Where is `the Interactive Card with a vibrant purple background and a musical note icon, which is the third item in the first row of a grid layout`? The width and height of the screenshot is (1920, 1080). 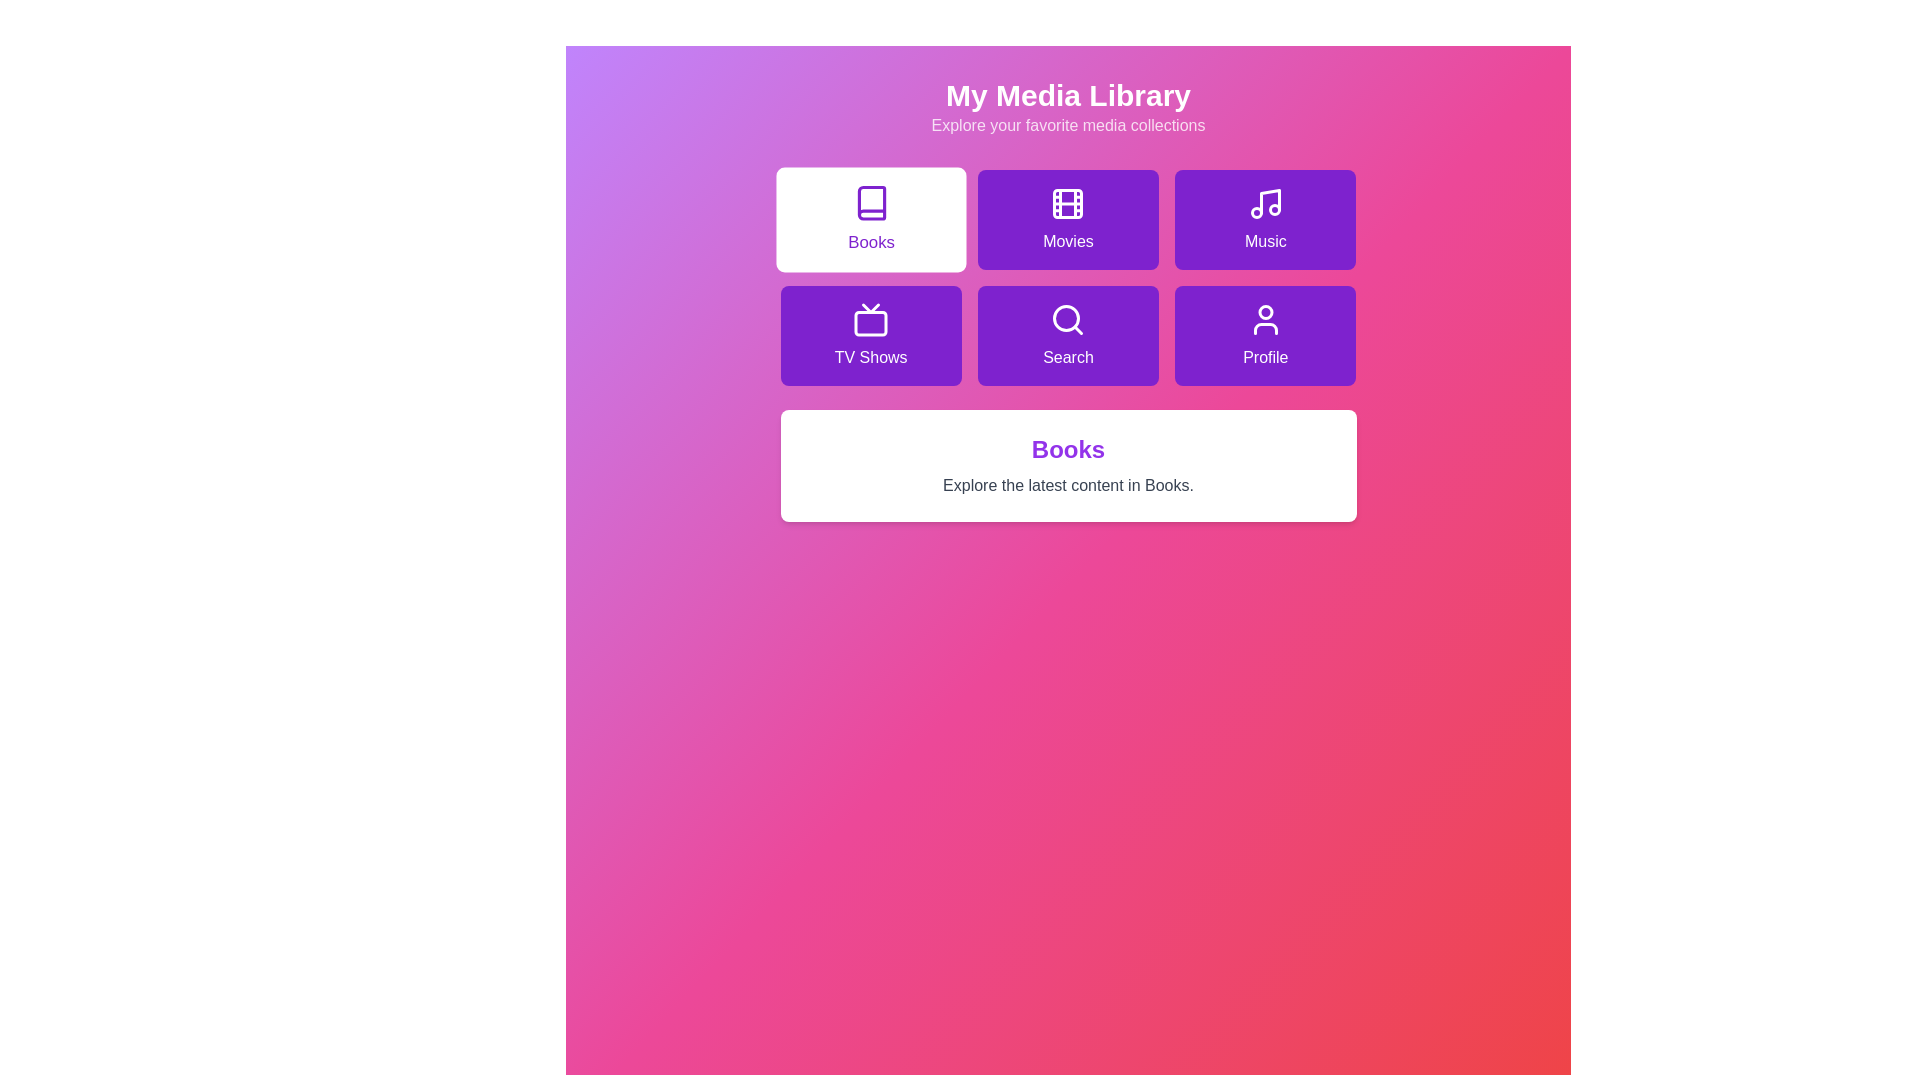
the Interactive Card with a vibrant purple background and a musical note icon, which is the third item in the first row of a grid layout is located at coordinates (1264, 219).